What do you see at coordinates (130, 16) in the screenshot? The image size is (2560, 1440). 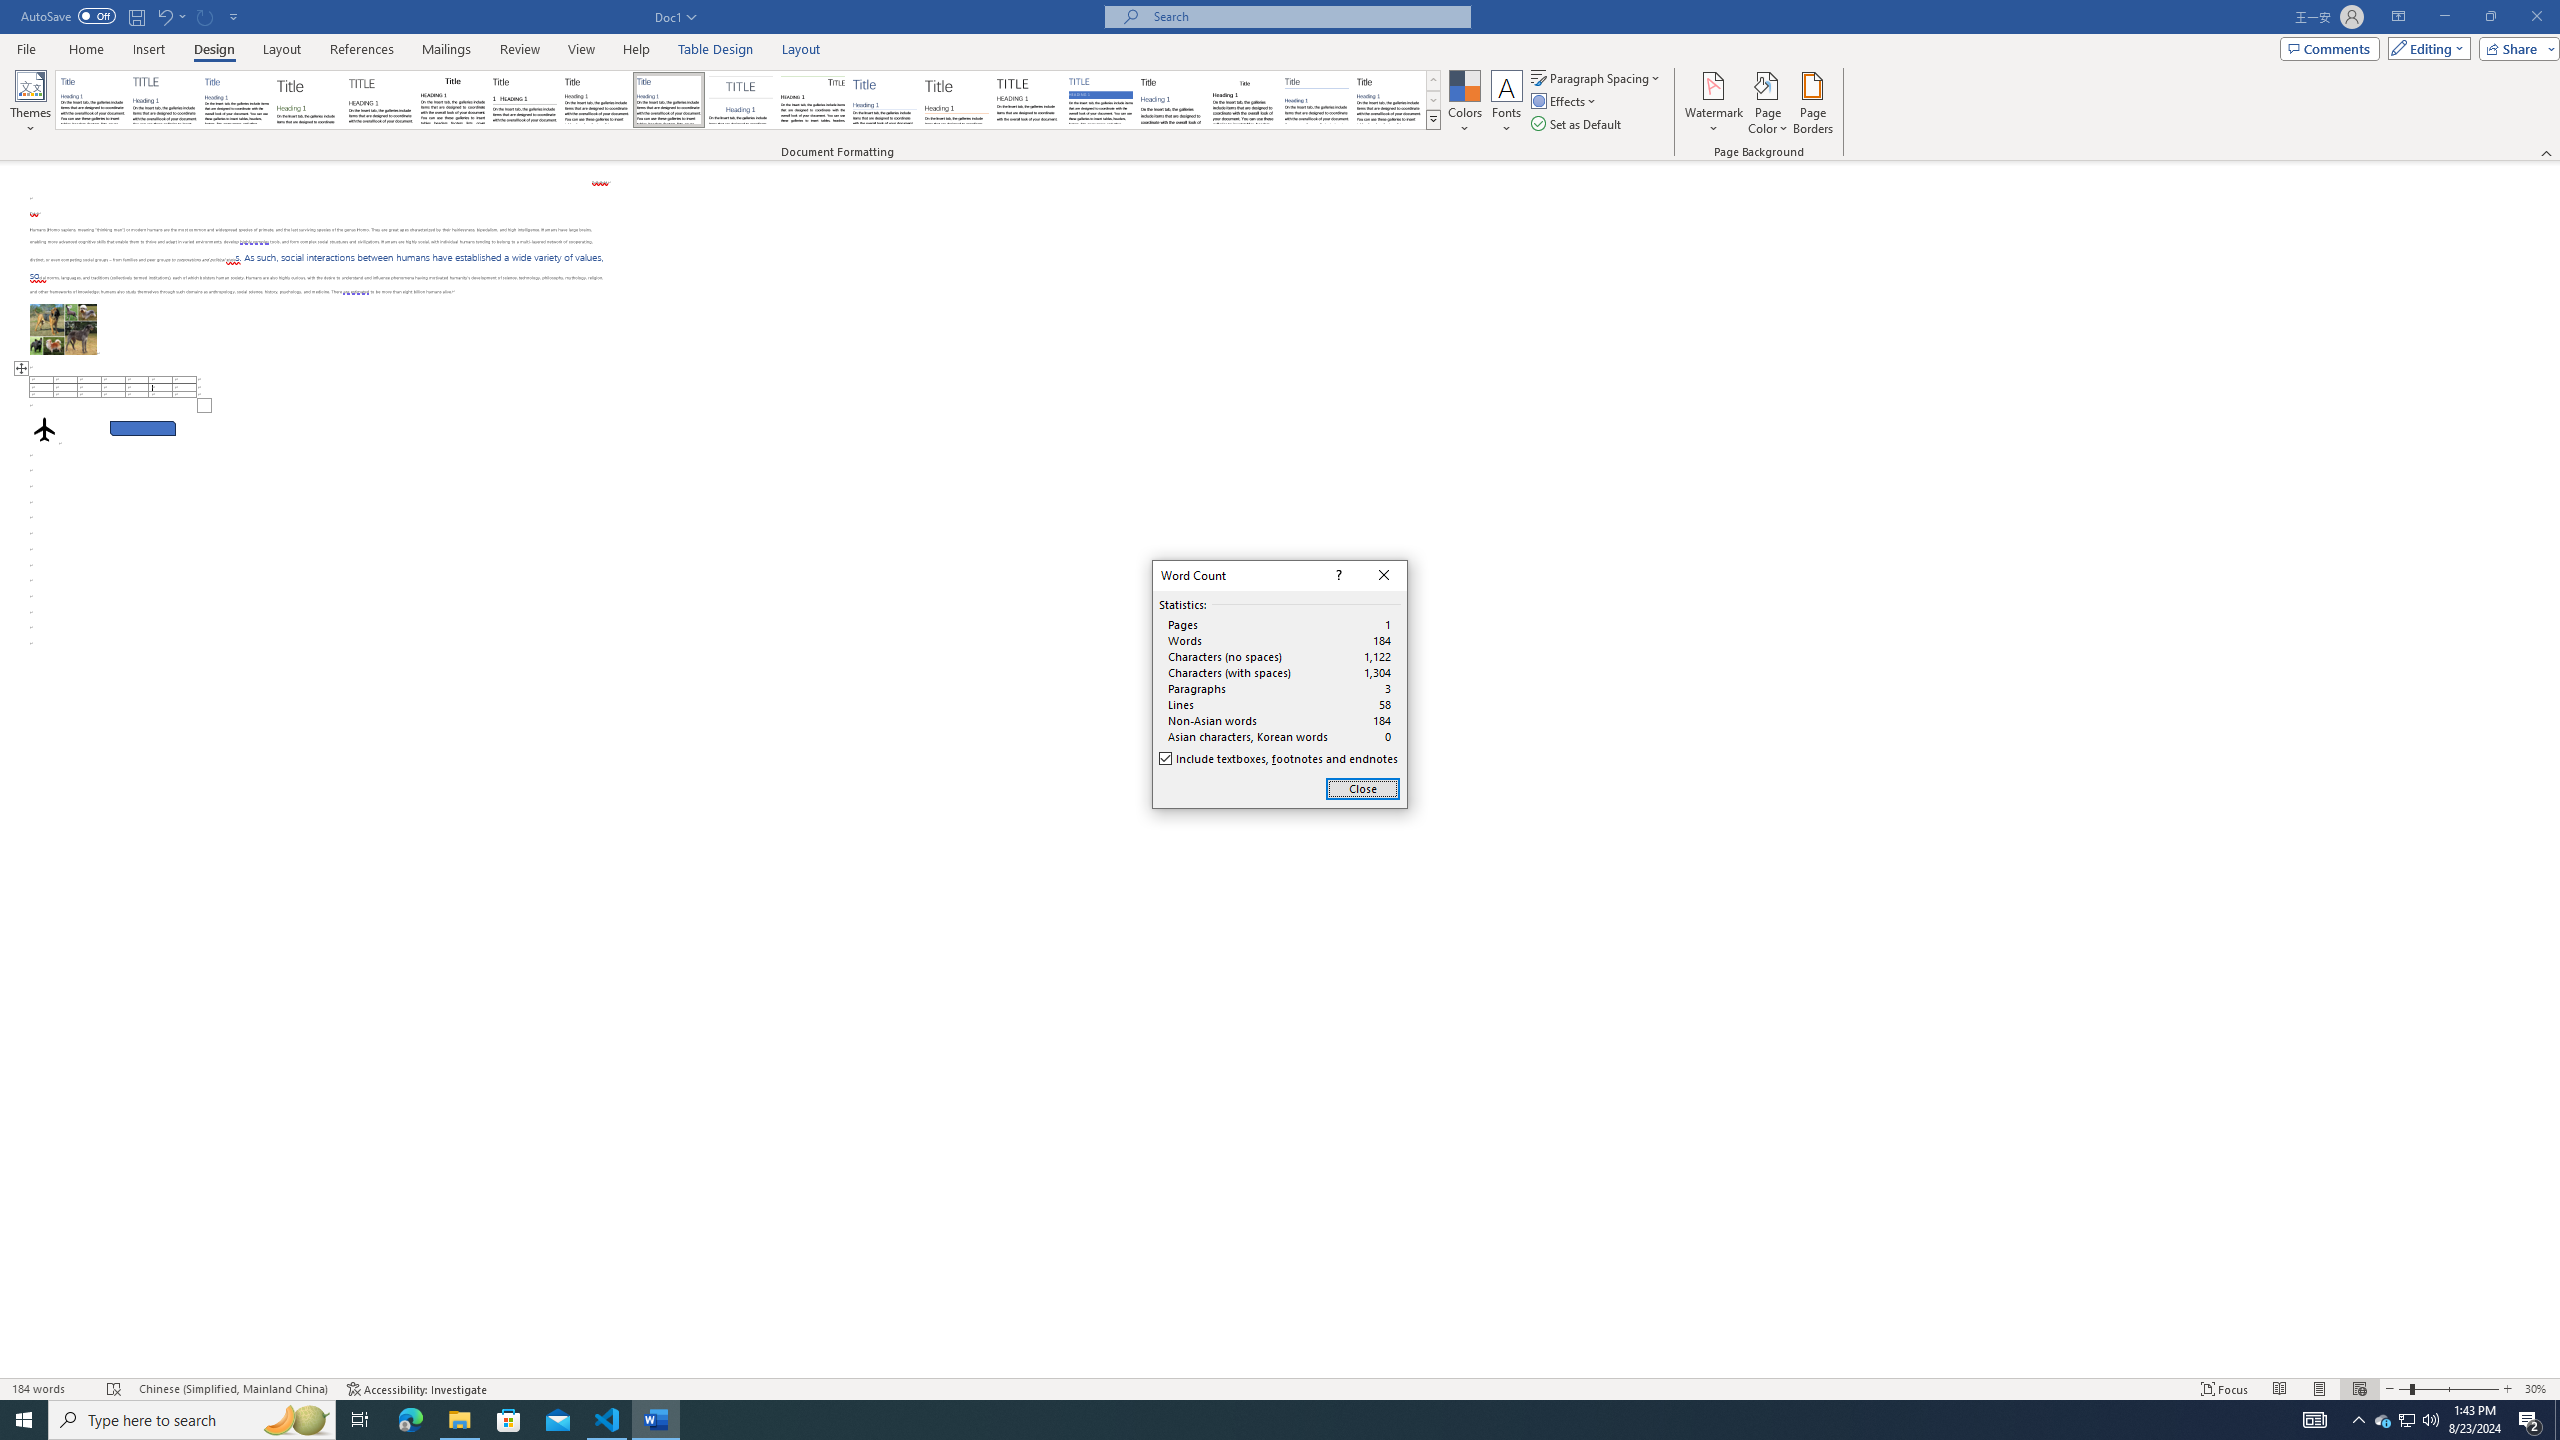 I see `'Quick Access Toolbar'` at bounding box center [130, 16].